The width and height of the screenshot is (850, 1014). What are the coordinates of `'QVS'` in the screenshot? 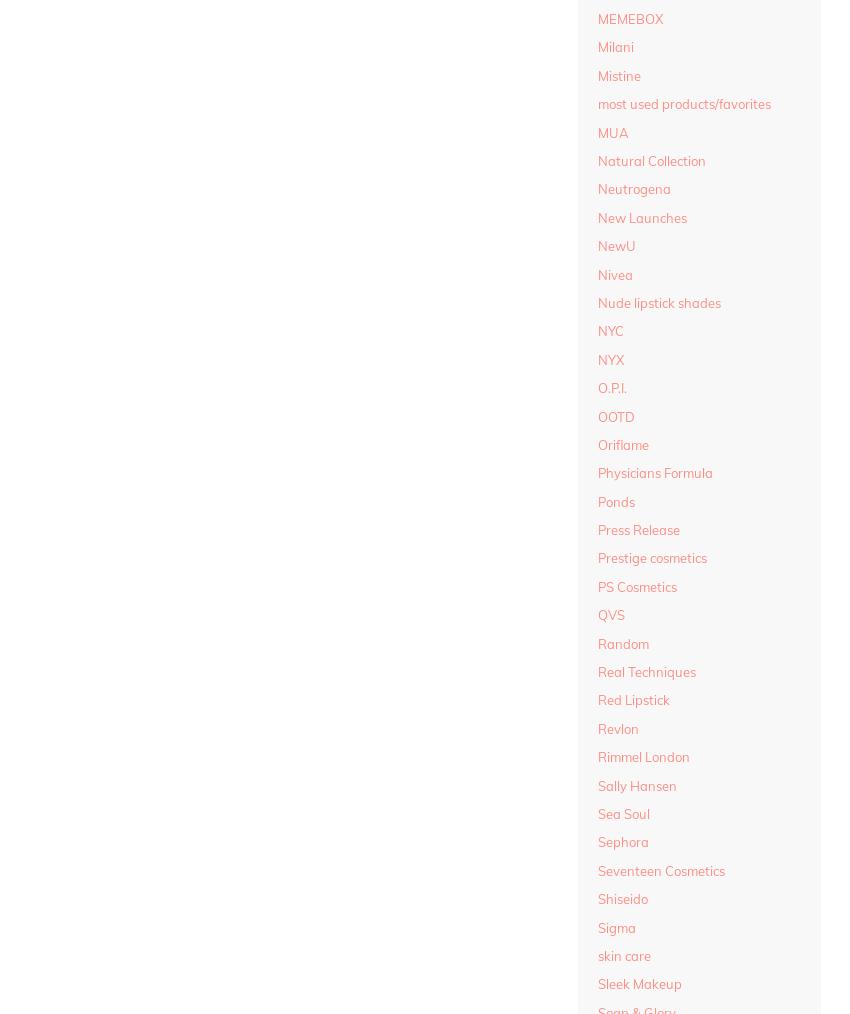 It's located at (610, 614).